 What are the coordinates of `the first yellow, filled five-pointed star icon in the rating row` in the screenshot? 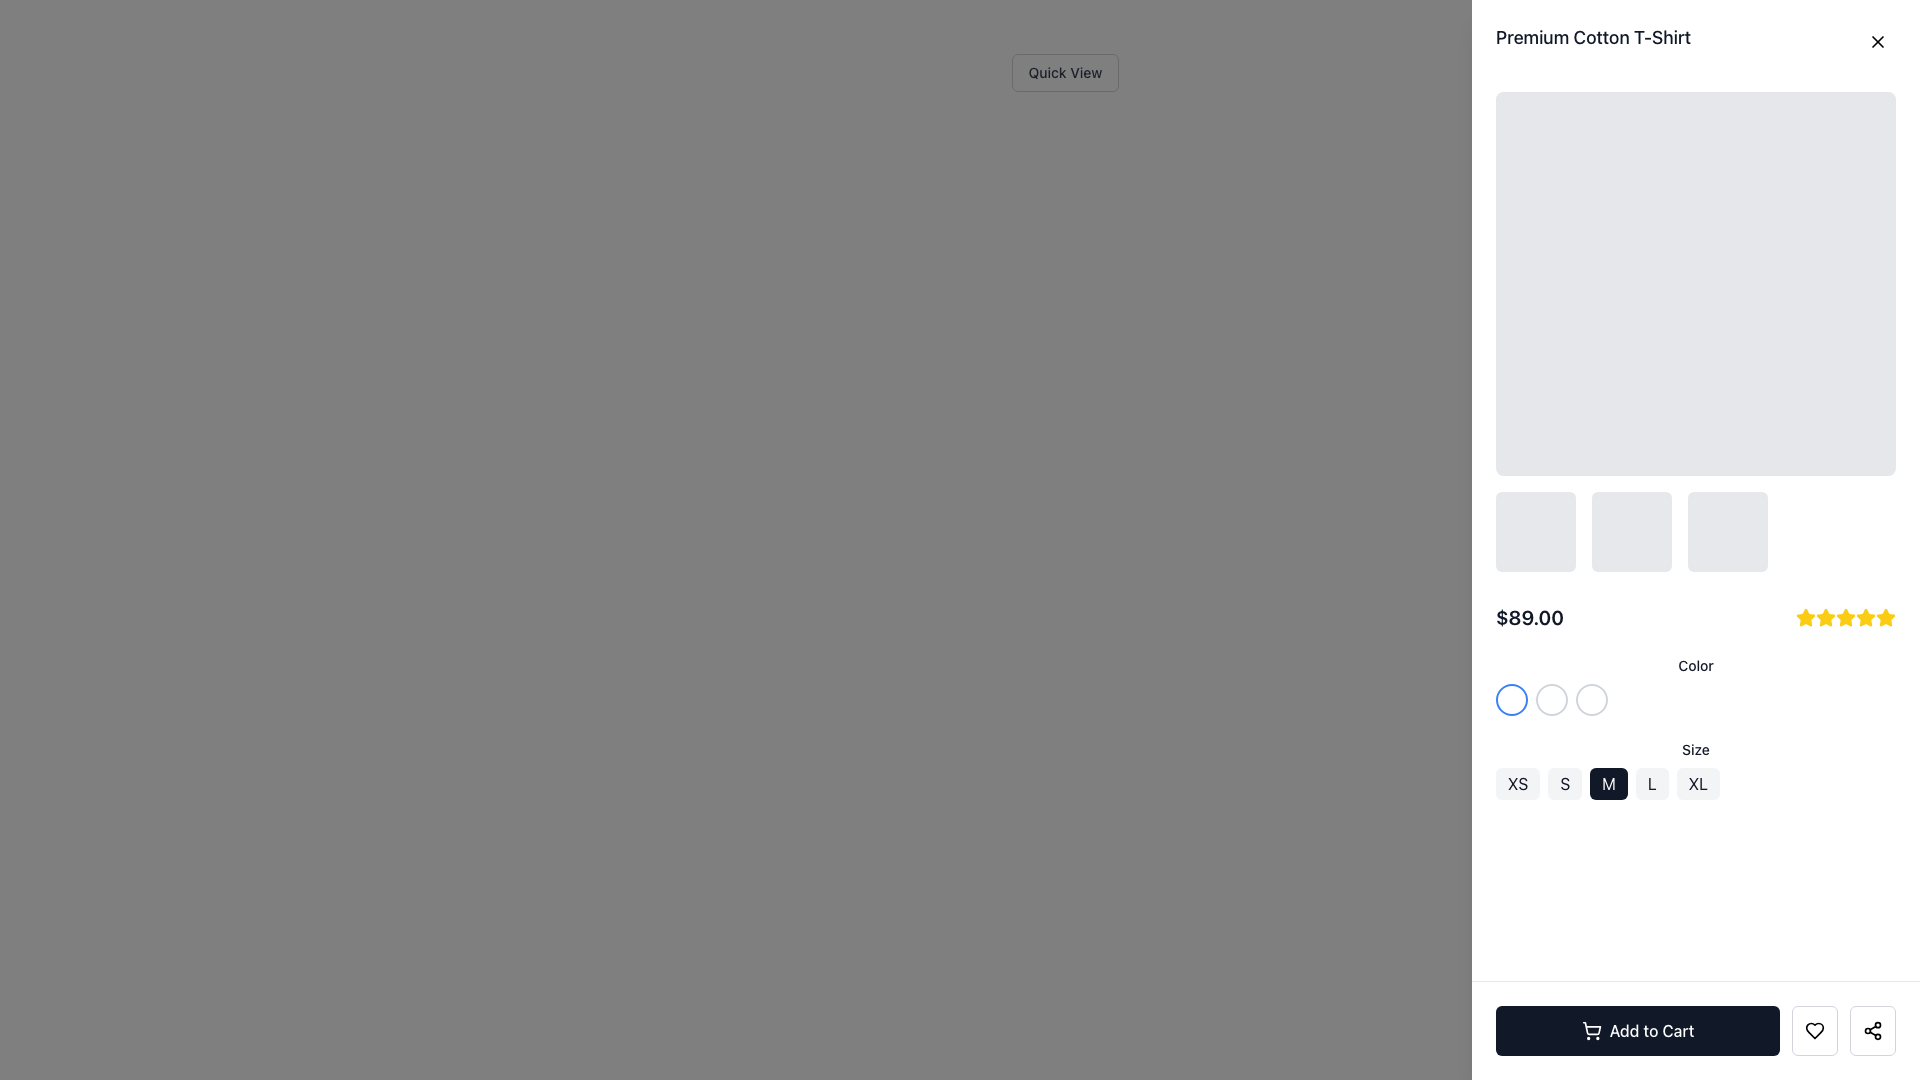 It's located at (1805, 616).